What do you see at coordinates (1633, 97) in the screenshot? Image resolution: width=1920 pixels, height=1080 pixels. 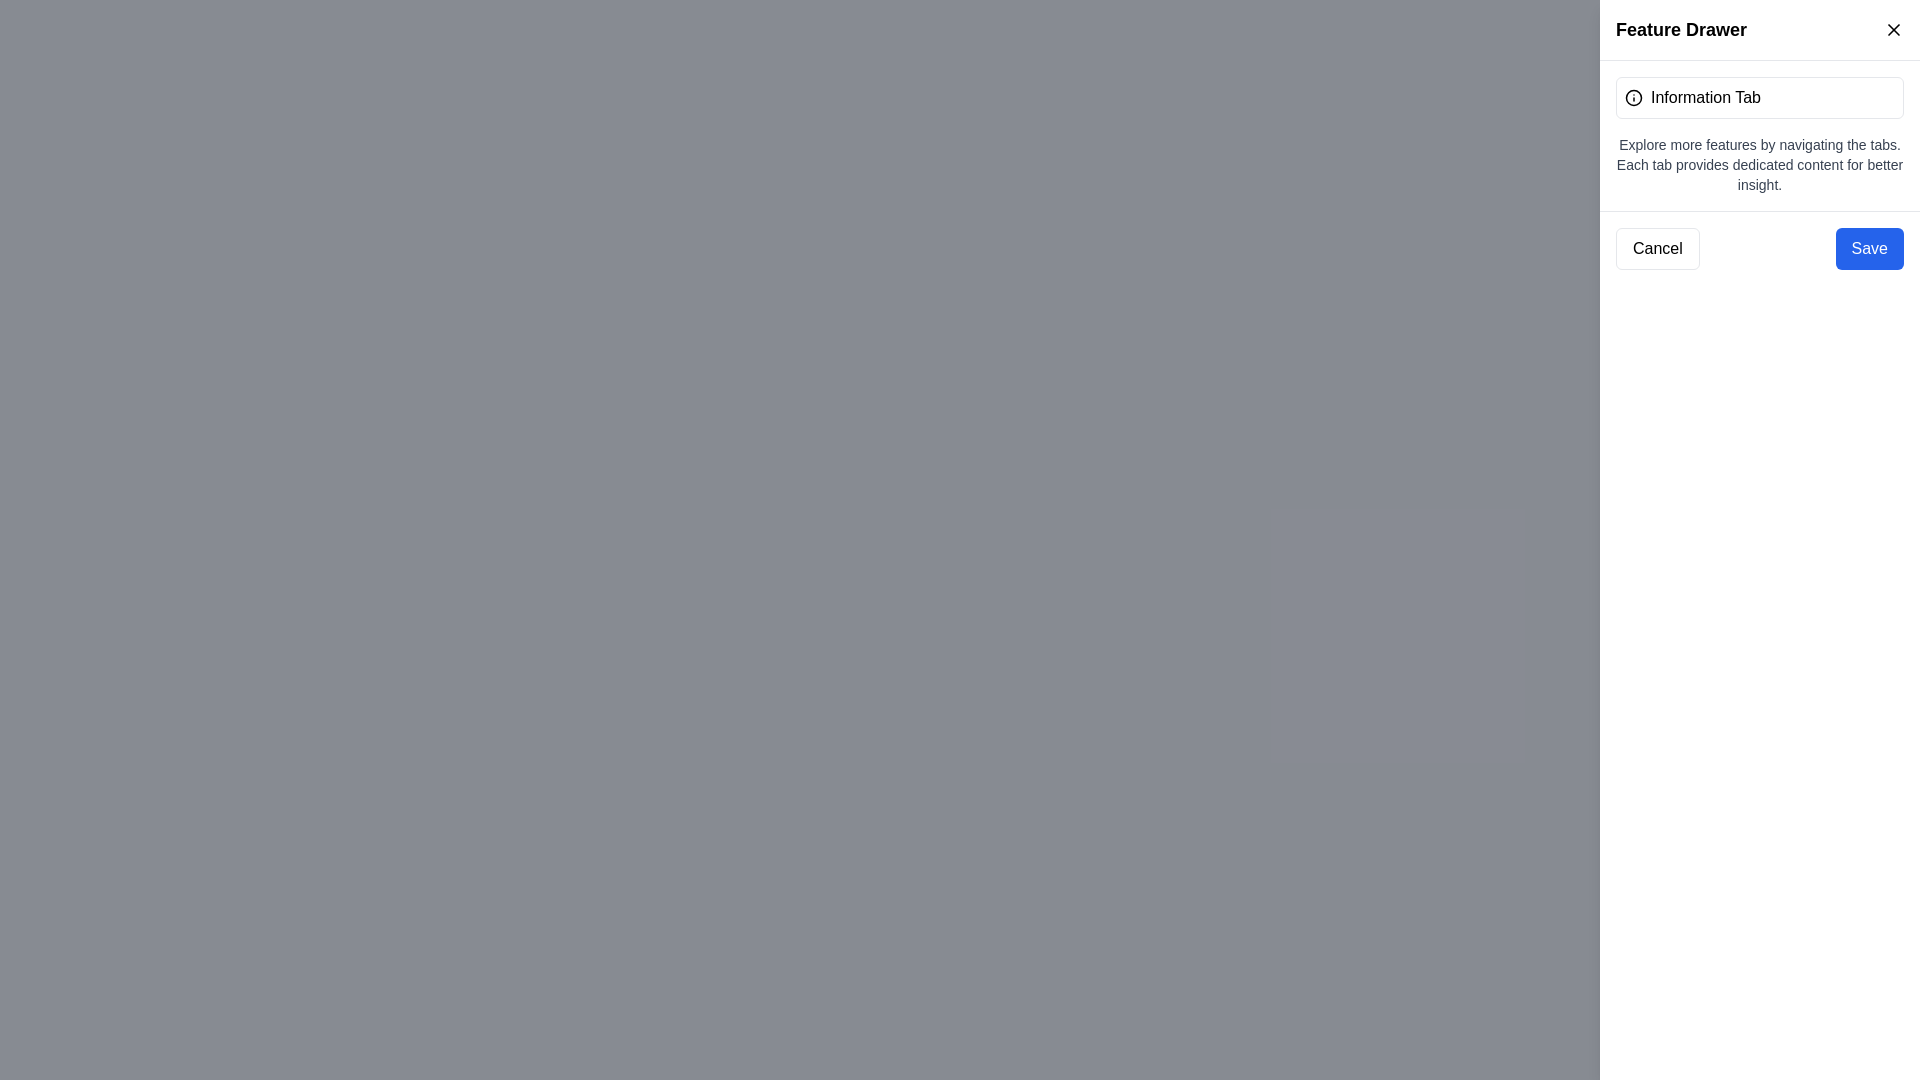 I see `the informational icon represented by an outlined circle with a vertical line and a dot, located in the header of the 'Information Tab' section` at bounding box center [1633, 97].